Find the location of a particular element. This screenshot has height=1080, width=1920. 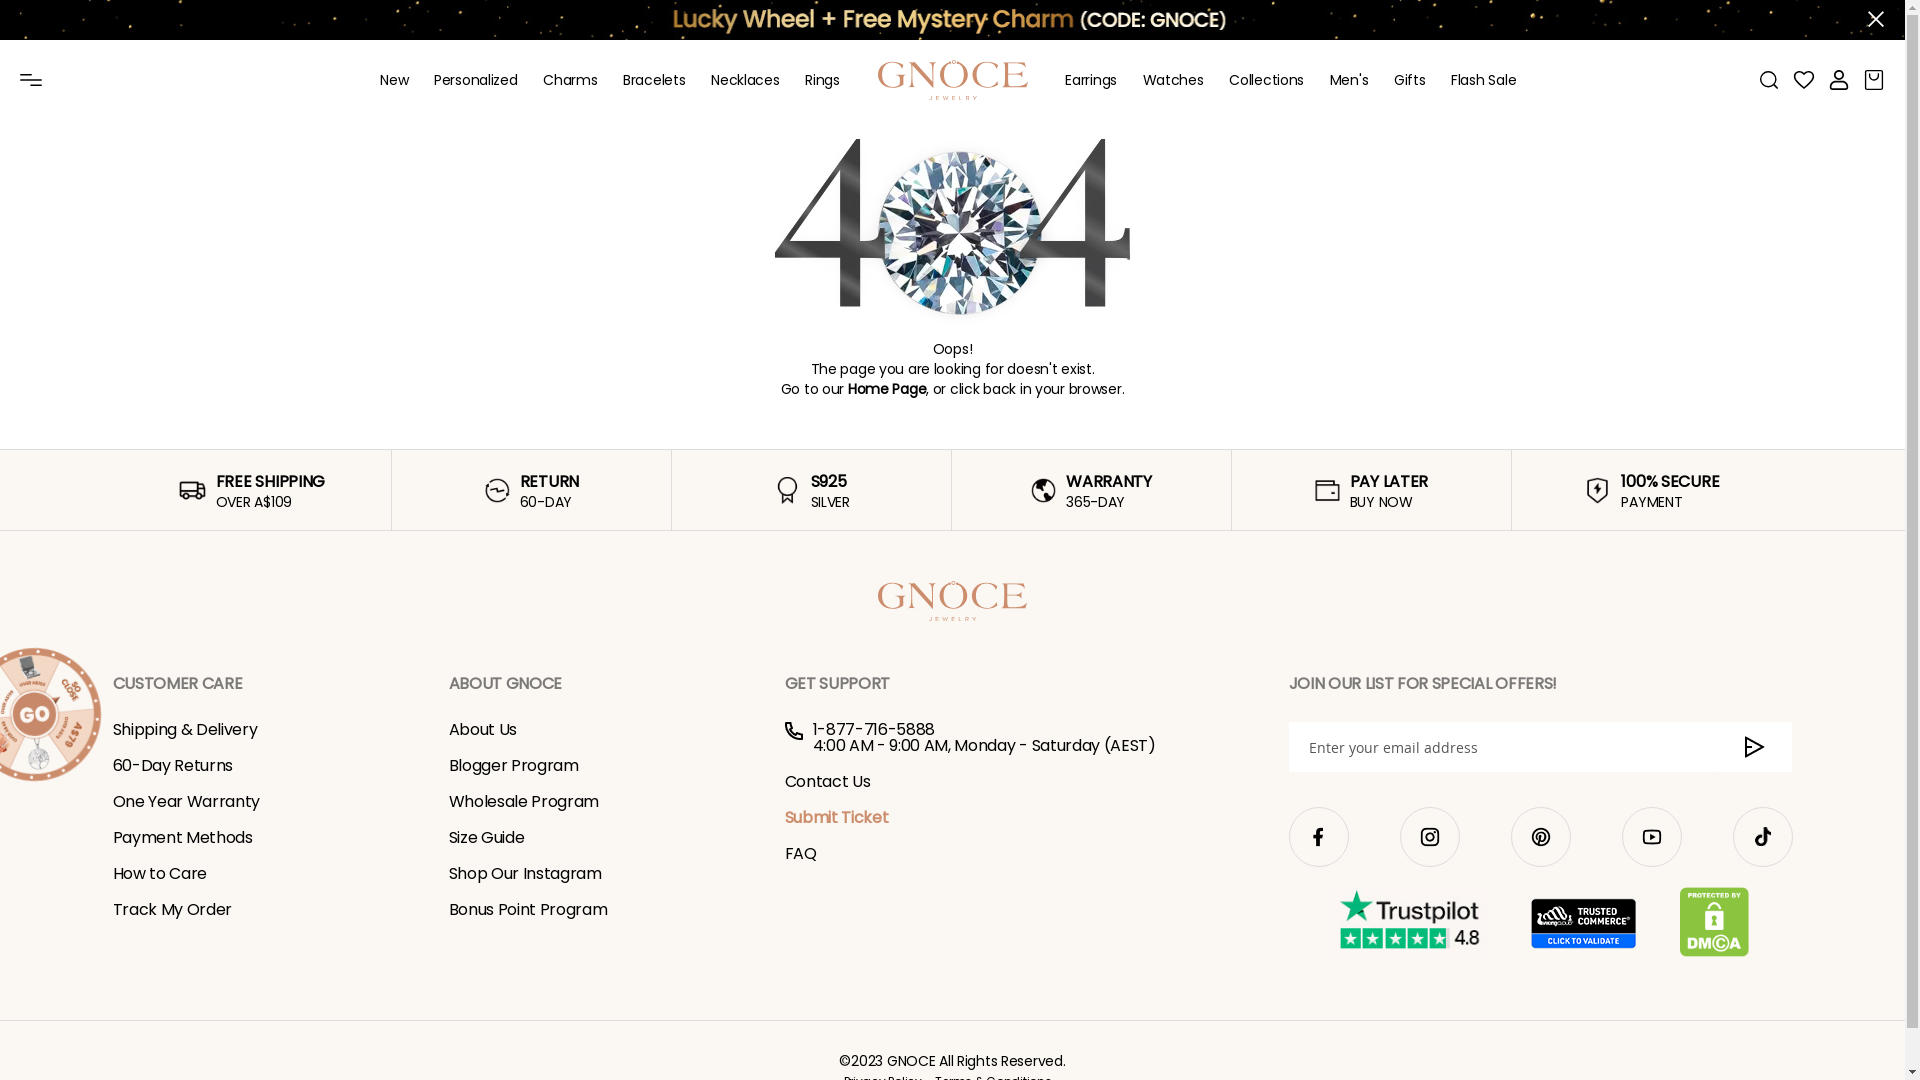

'Necklaces' is located at coordinates (743, 79).